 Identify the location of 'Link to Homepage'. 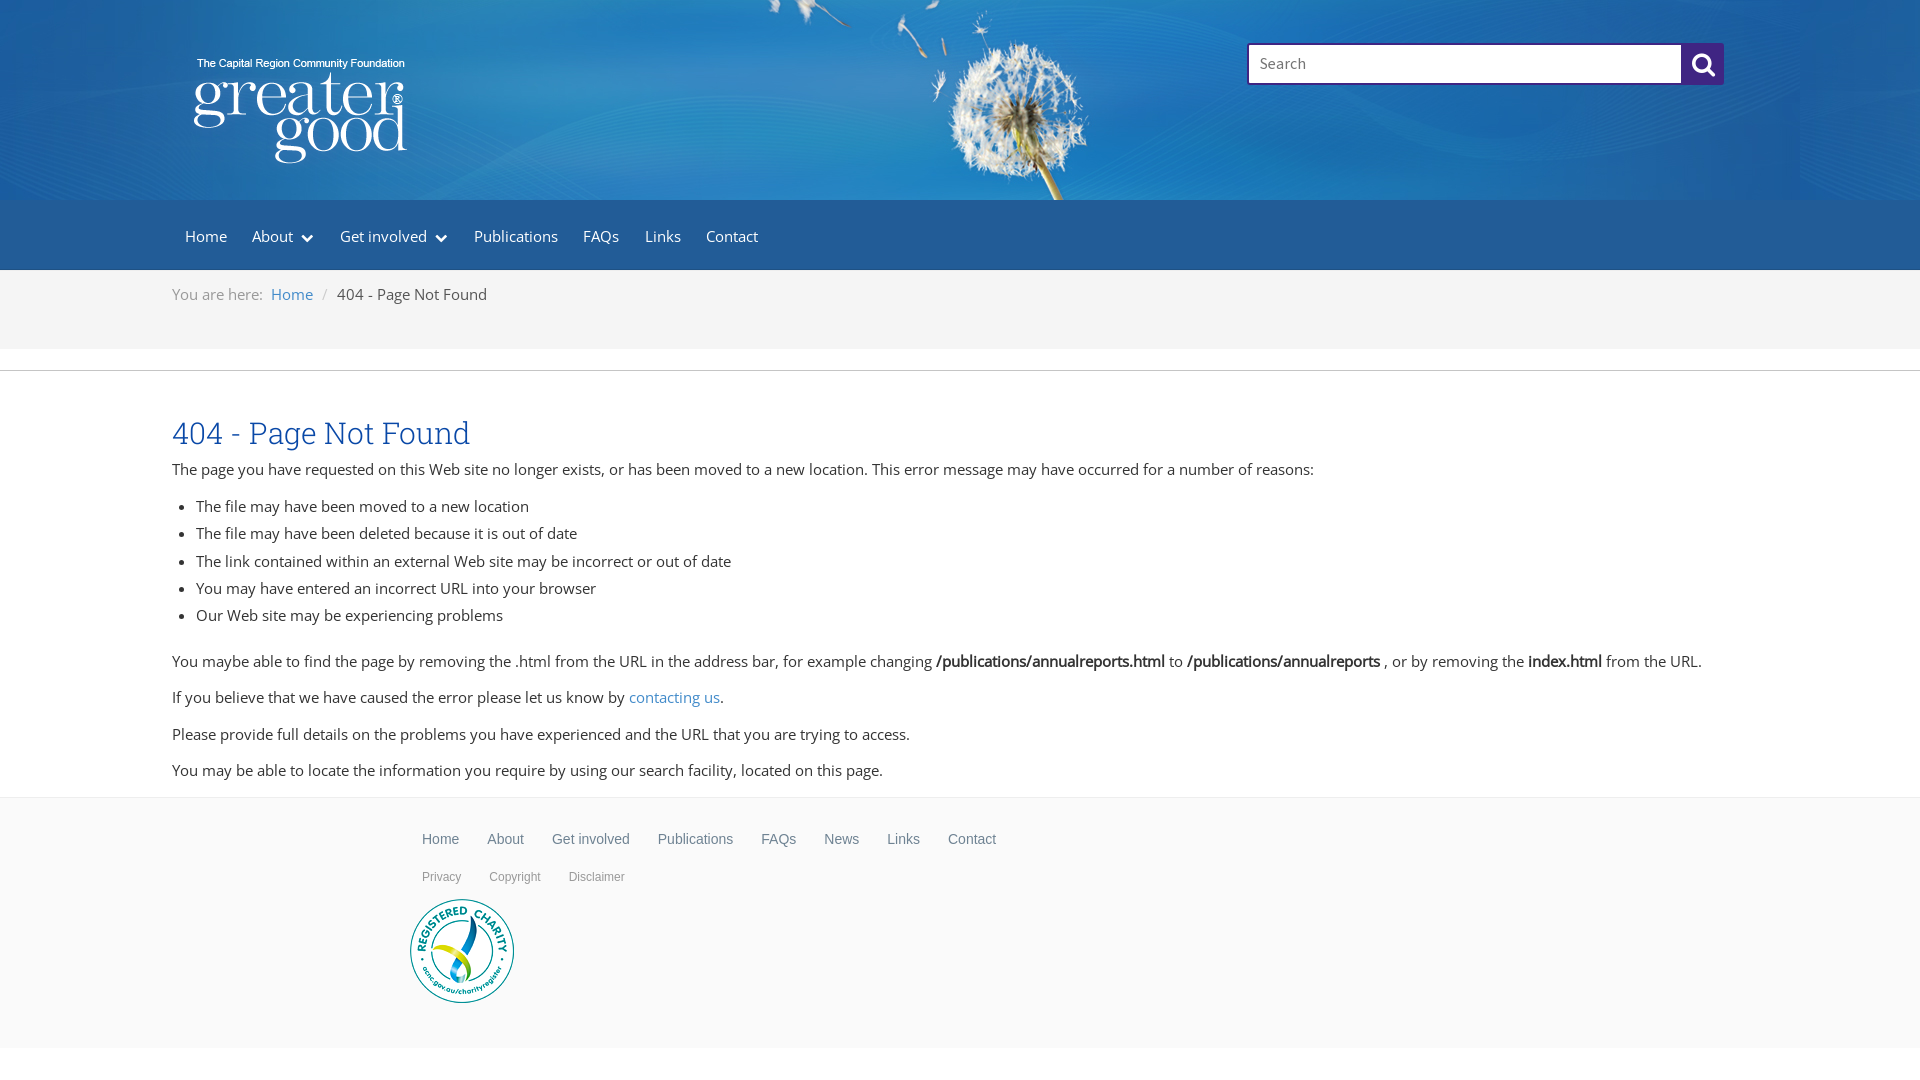
(697, 45).